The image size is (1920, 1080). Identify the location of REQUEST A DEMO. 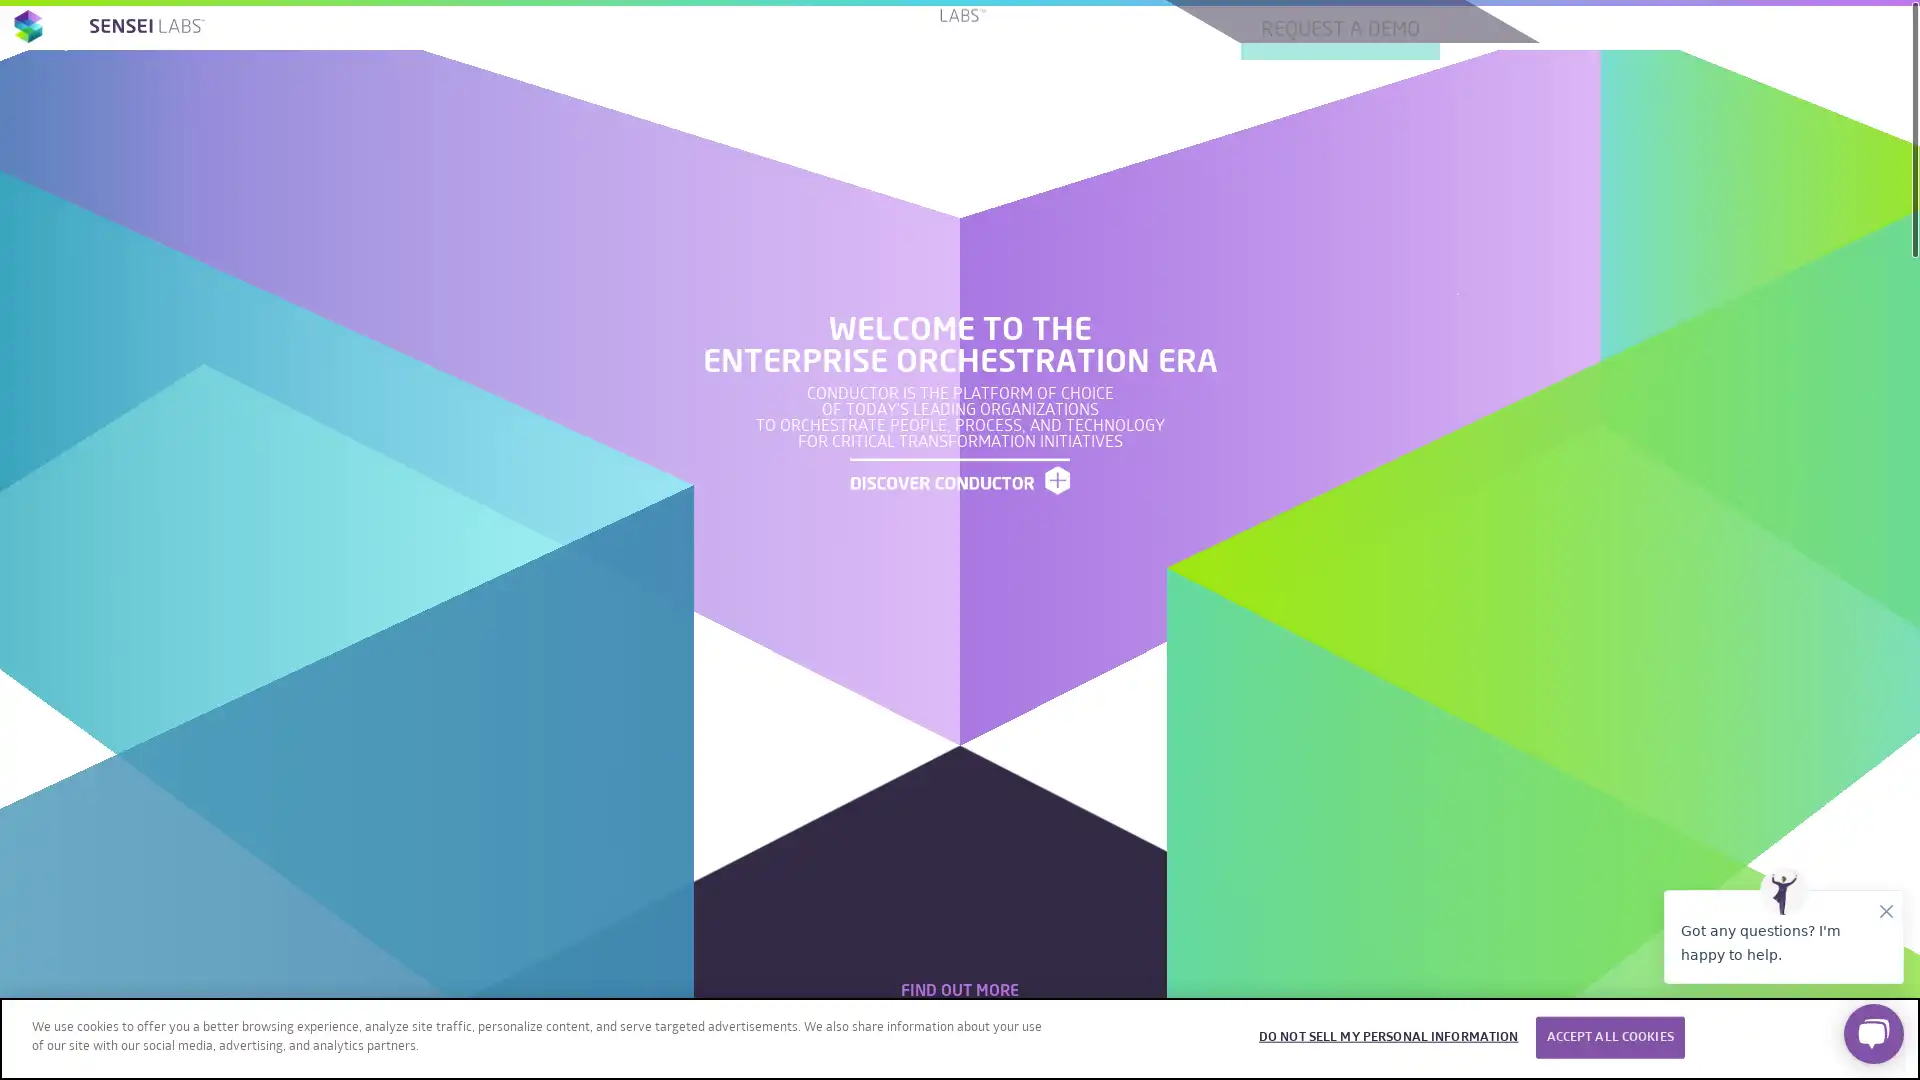
(1122, 825).